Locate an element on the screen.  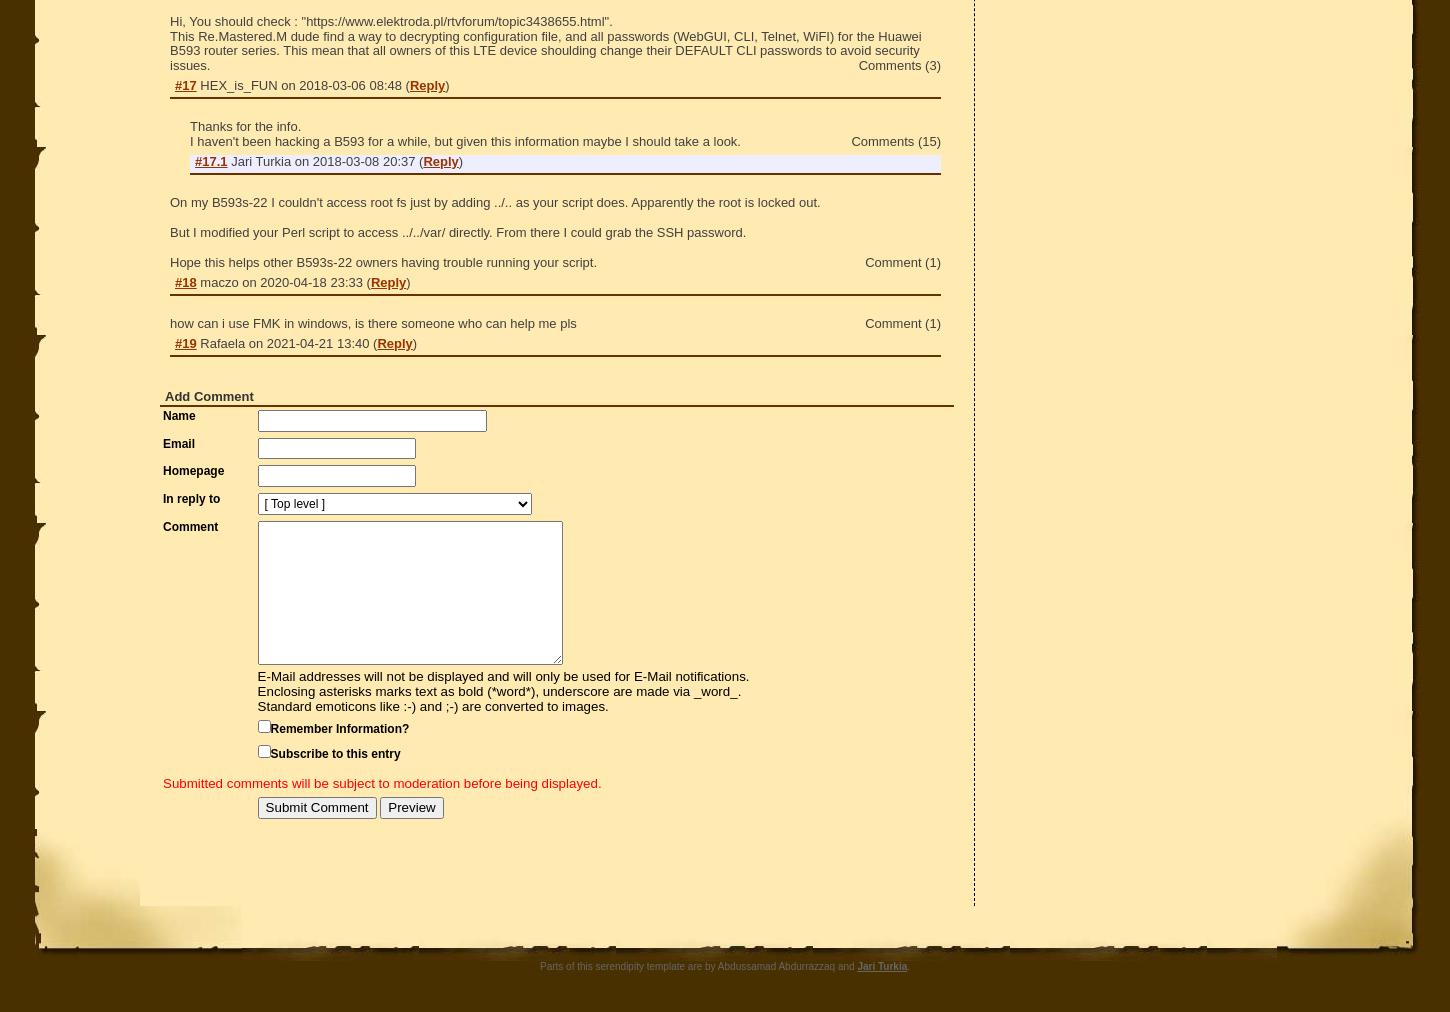
'HEX_is_FUN' is located at coordinates (239, 84).